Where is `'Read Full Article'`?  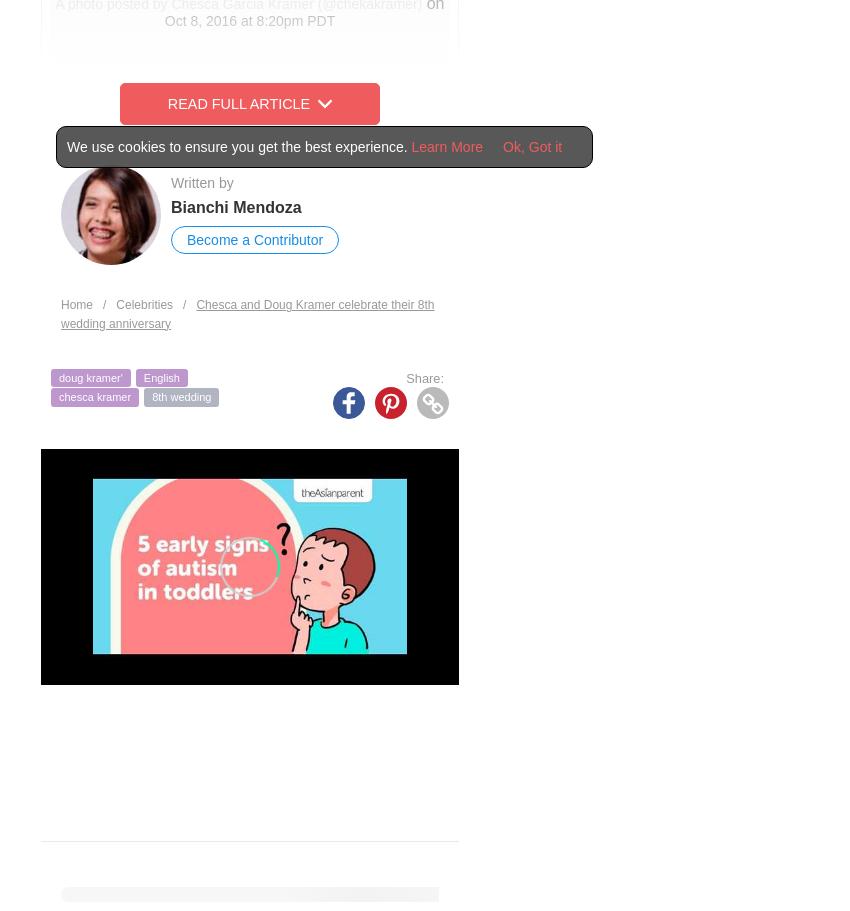 'Read Full Article' is located at coordinates (238, 103).